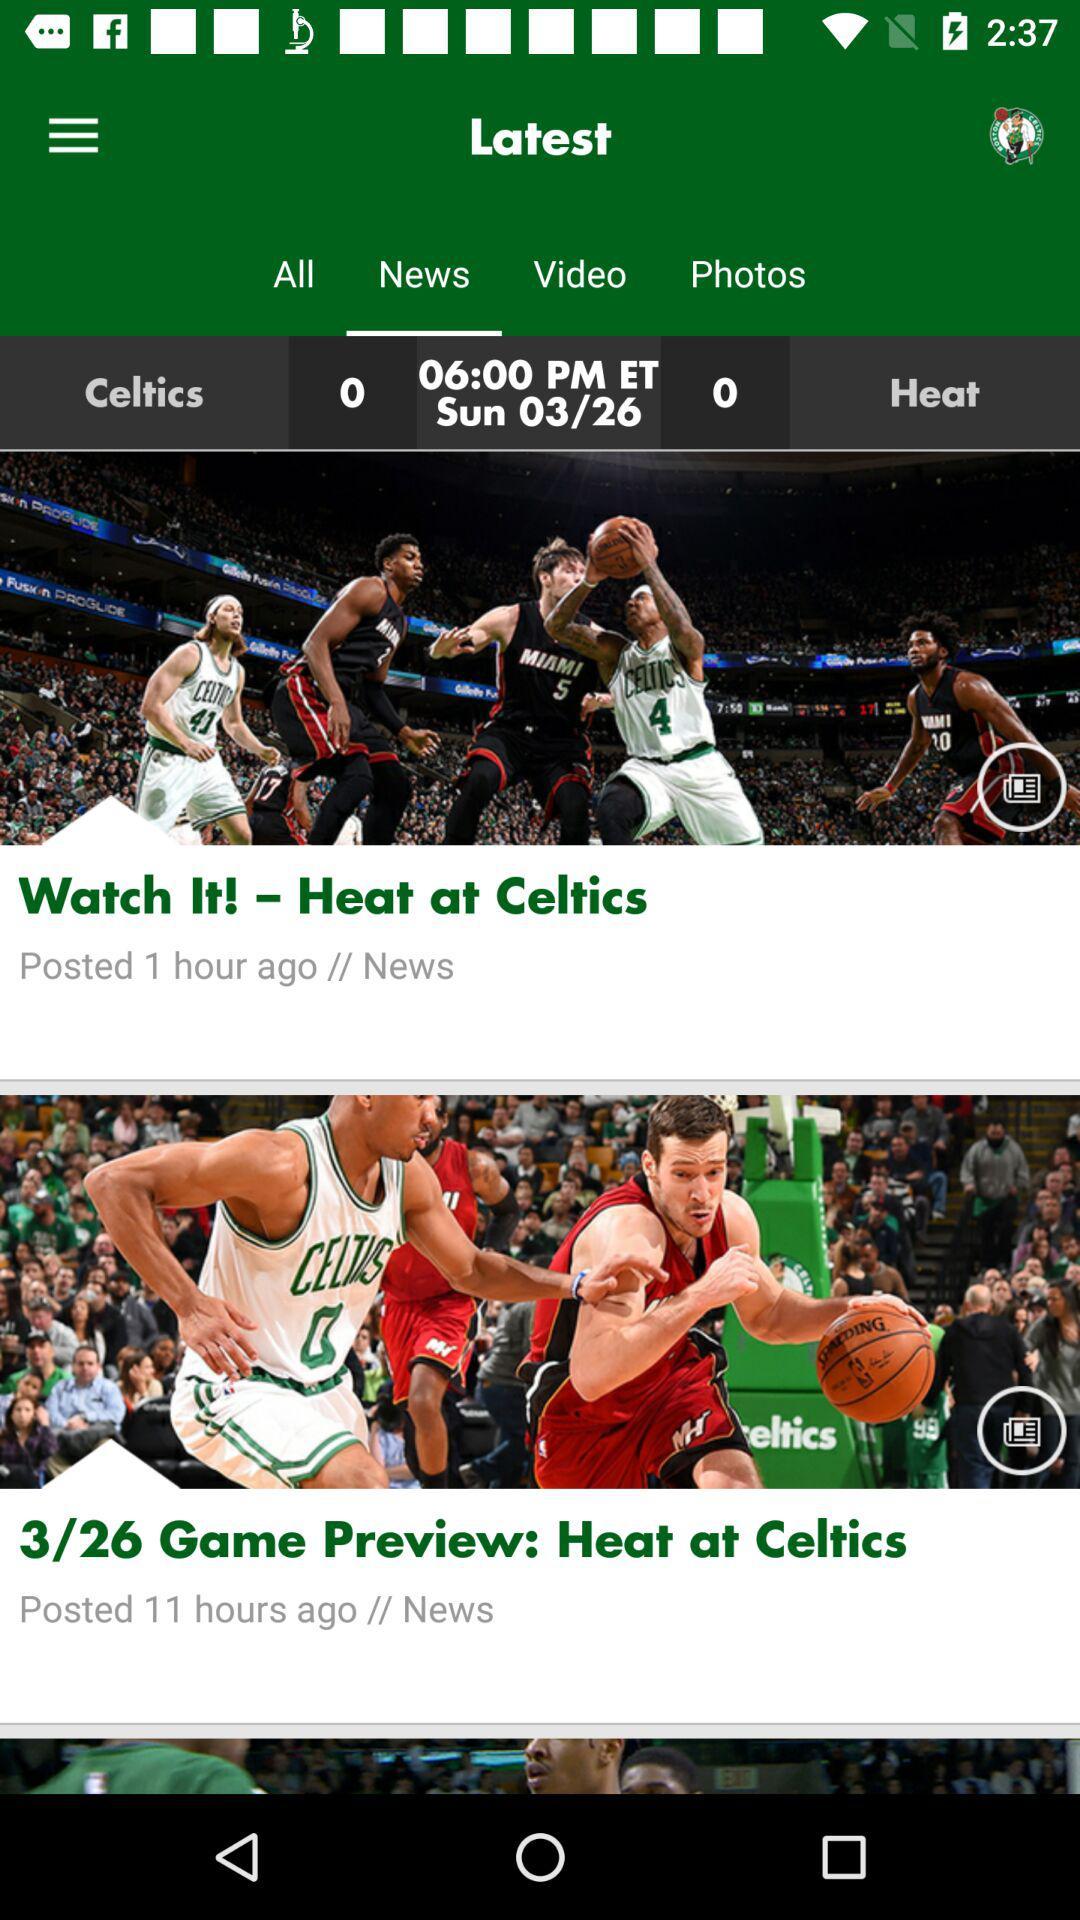 Image resolution: width=1080 pixels, height=1920 pixels. What do you see at coordinates (72, 135) in the screenshot?
I see `the item next to latest` at bounding box center [72, 135].